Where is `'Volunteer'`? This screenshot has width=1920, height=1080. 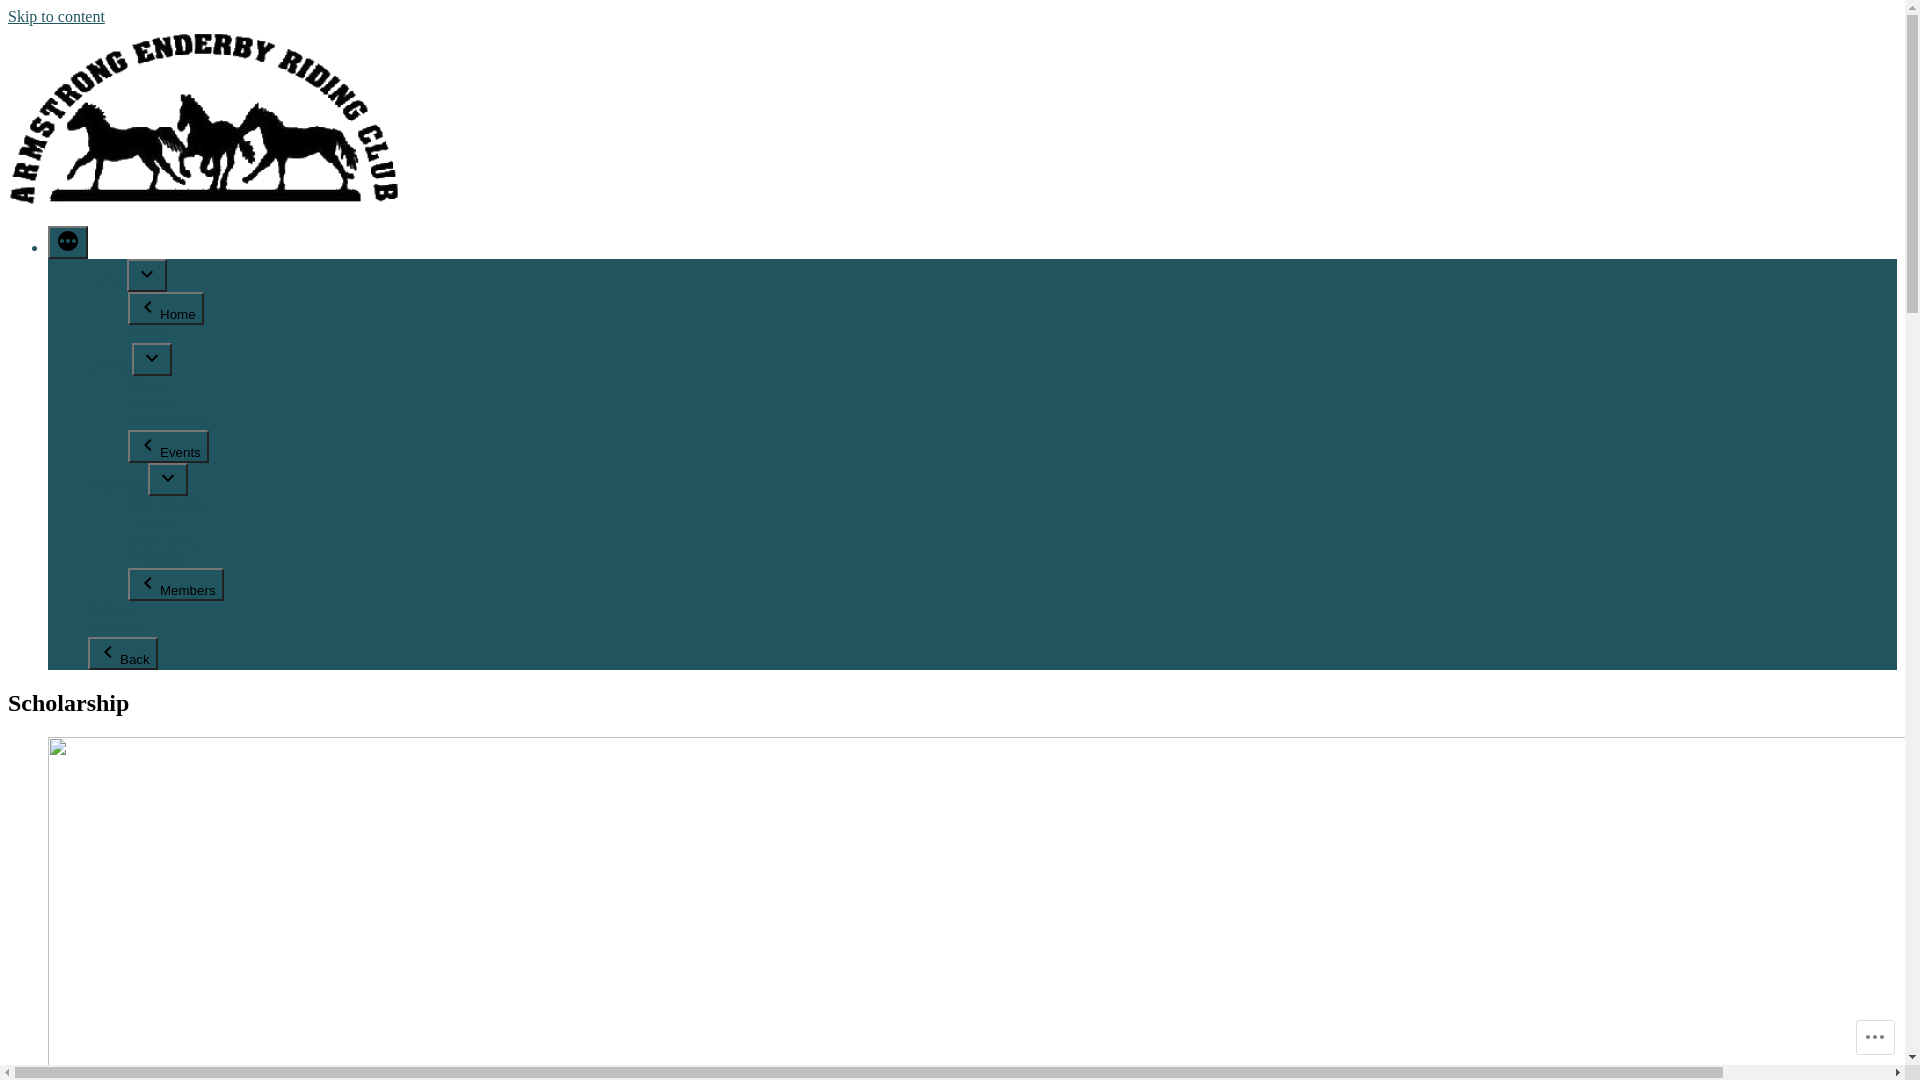
'Volunteer' is located at coordinates (157, 558).